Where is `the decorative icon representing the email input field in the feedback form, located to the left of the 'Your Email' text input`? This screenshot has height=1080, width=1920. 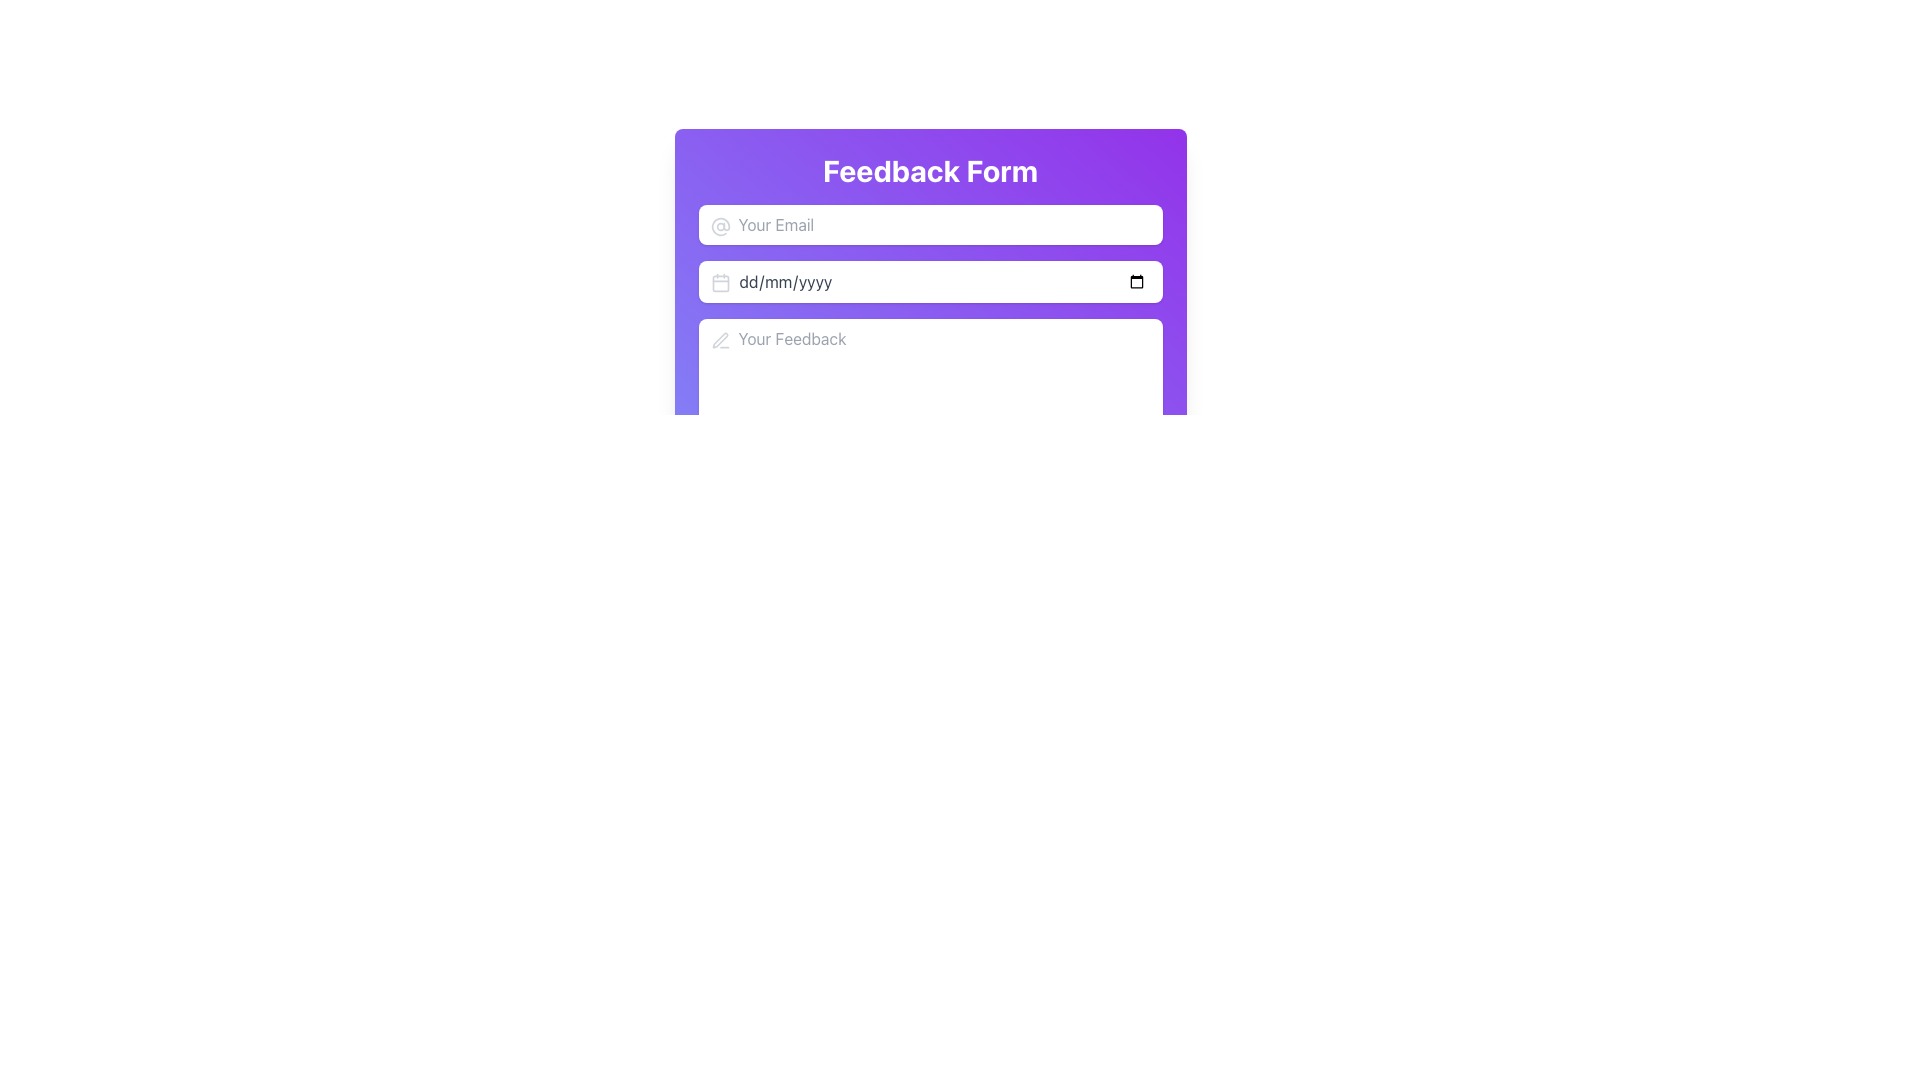
the decorative icon representing the email input field in the feedback form, located to the left of the 'Your Email' text input is located at coordinates (720, 226).